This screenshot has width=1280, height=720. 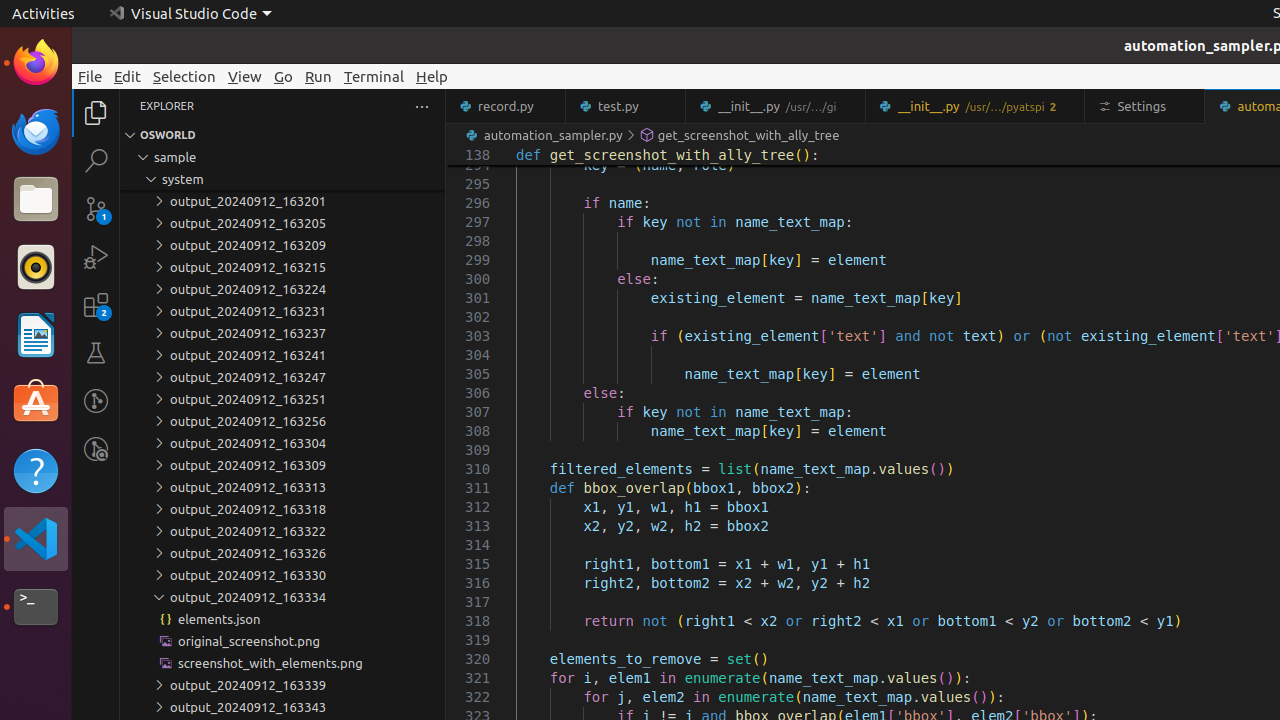 I want to click on 'output_20240912_163334', so click(x=281, y=596).